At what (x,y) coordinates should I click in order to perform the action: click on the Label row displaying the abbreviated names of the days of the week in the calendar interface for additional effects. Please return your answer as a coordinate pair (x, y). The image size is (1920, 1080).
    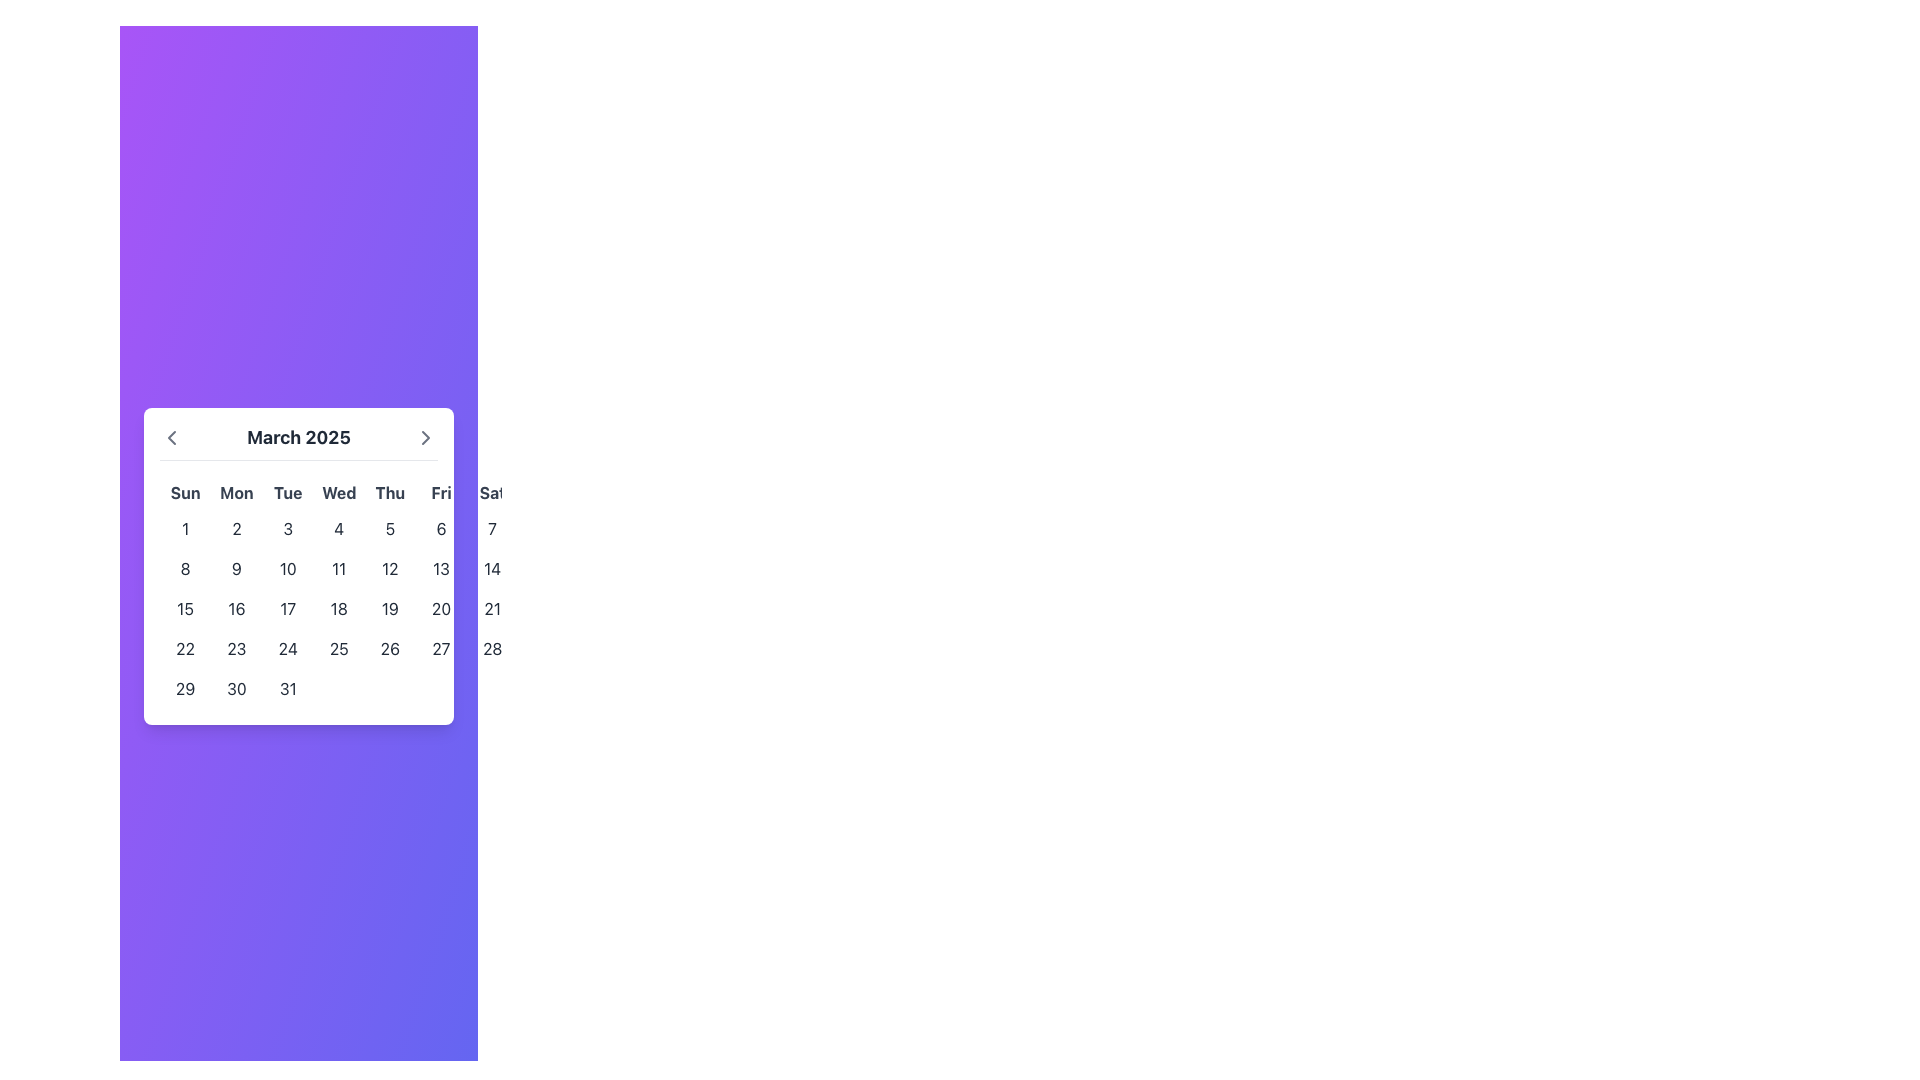
    Looking at the image, I should click on (339, 492).